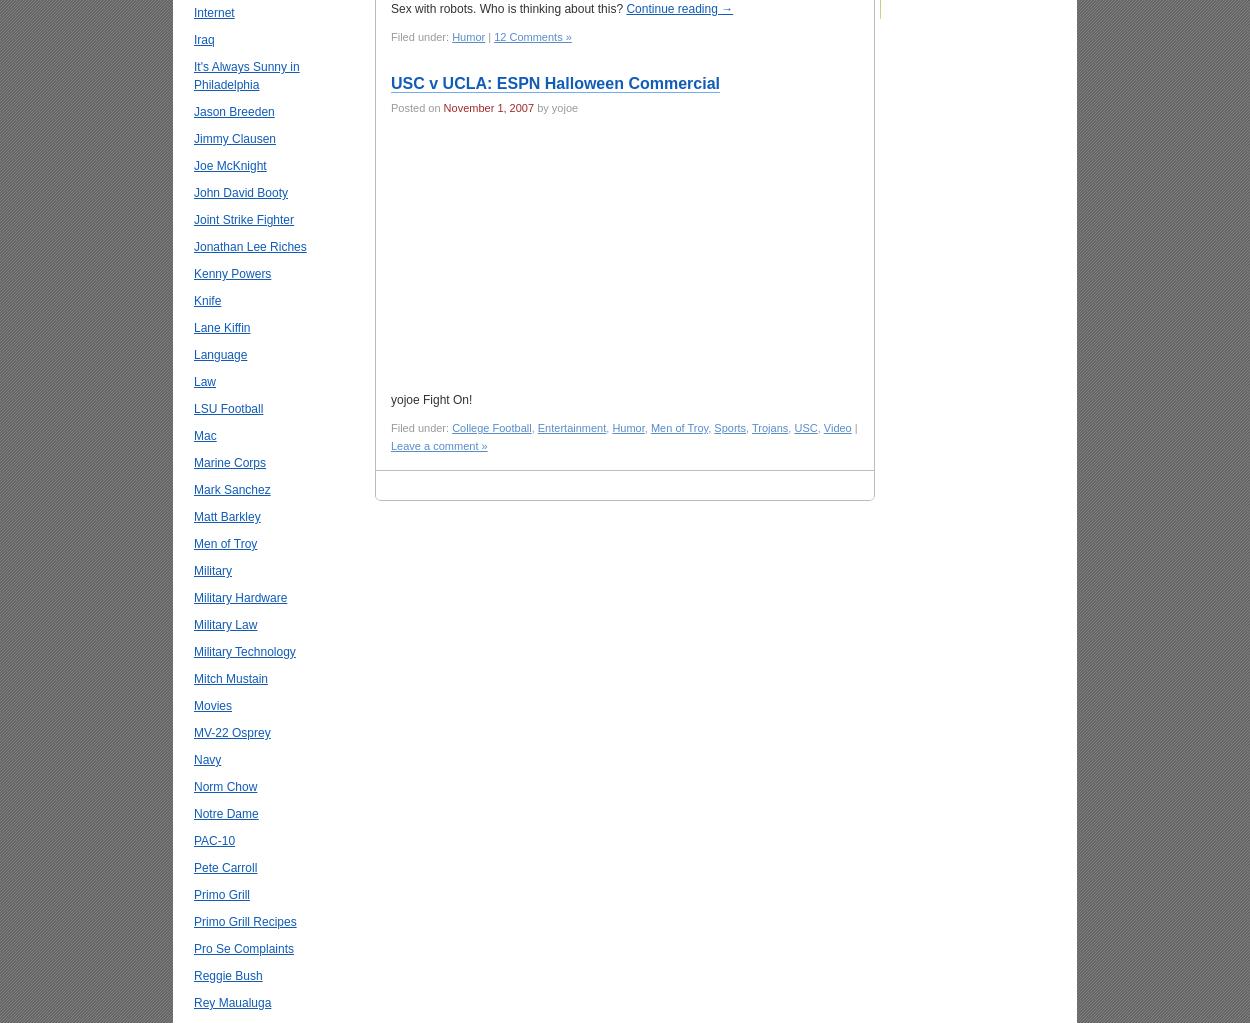  Describe the element at coordinates (219, 354) in the screenshot. I see `'Language'` at that location.